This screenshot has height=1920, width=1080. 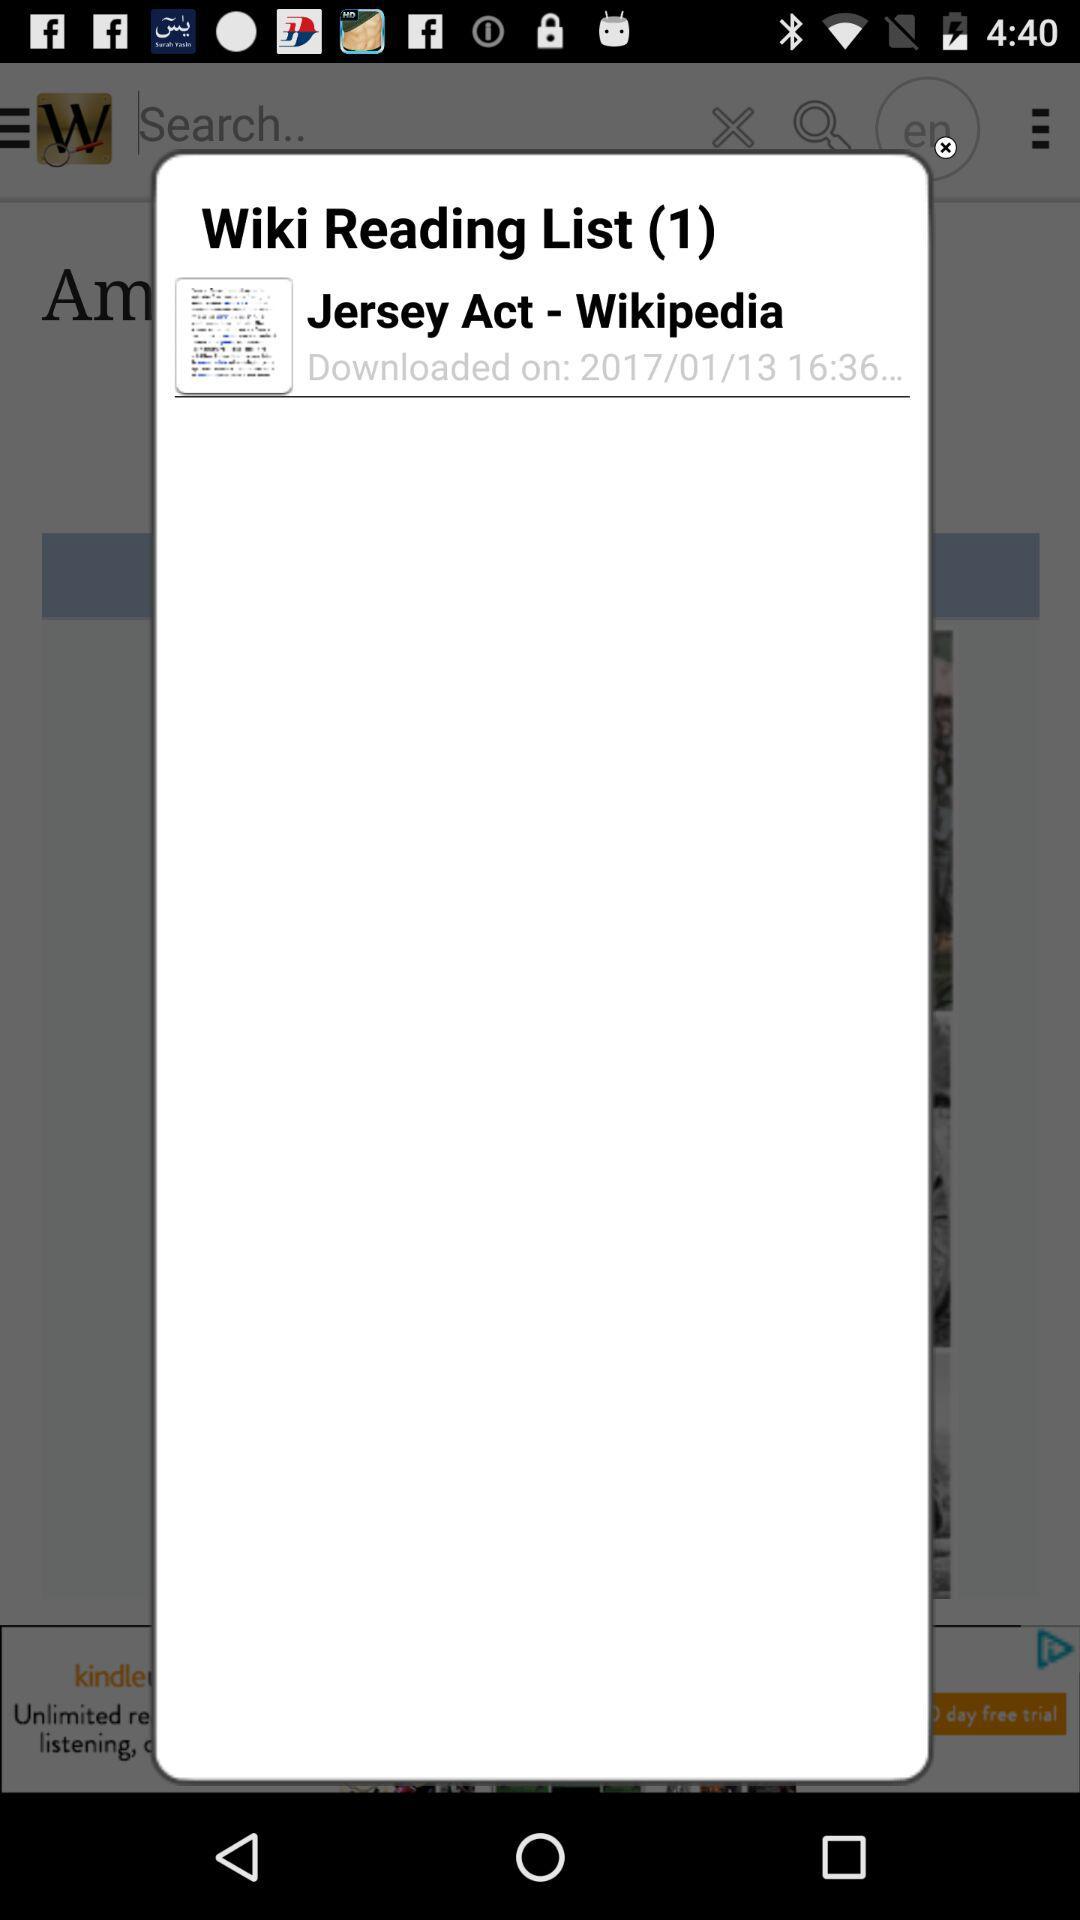 I want to click on the item at the top left corner, so click(x=233, y=336).